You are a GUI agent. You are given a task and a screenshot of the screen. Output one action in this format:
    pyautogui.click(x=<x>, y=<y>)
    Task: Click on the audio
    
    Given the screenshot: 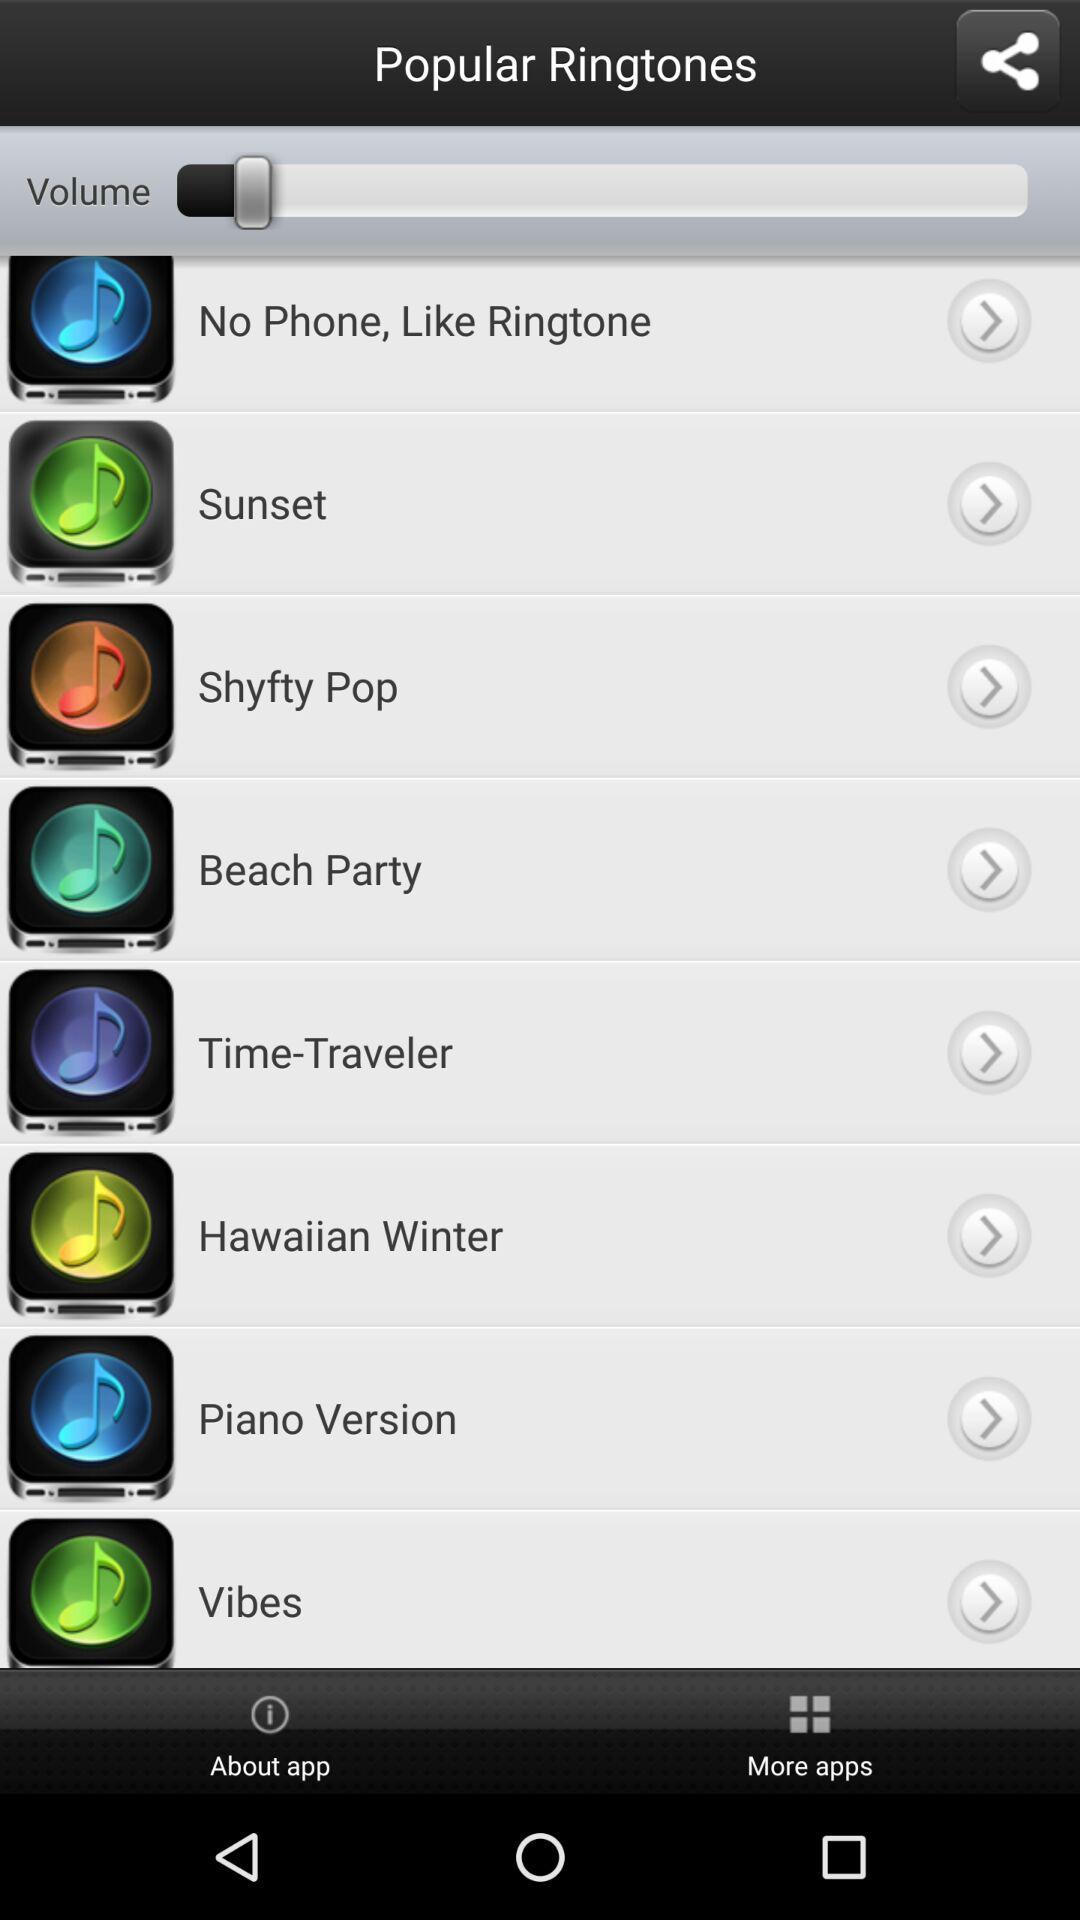 What is the action you would take?
    pyautogui.click(x=987, y=685)
    